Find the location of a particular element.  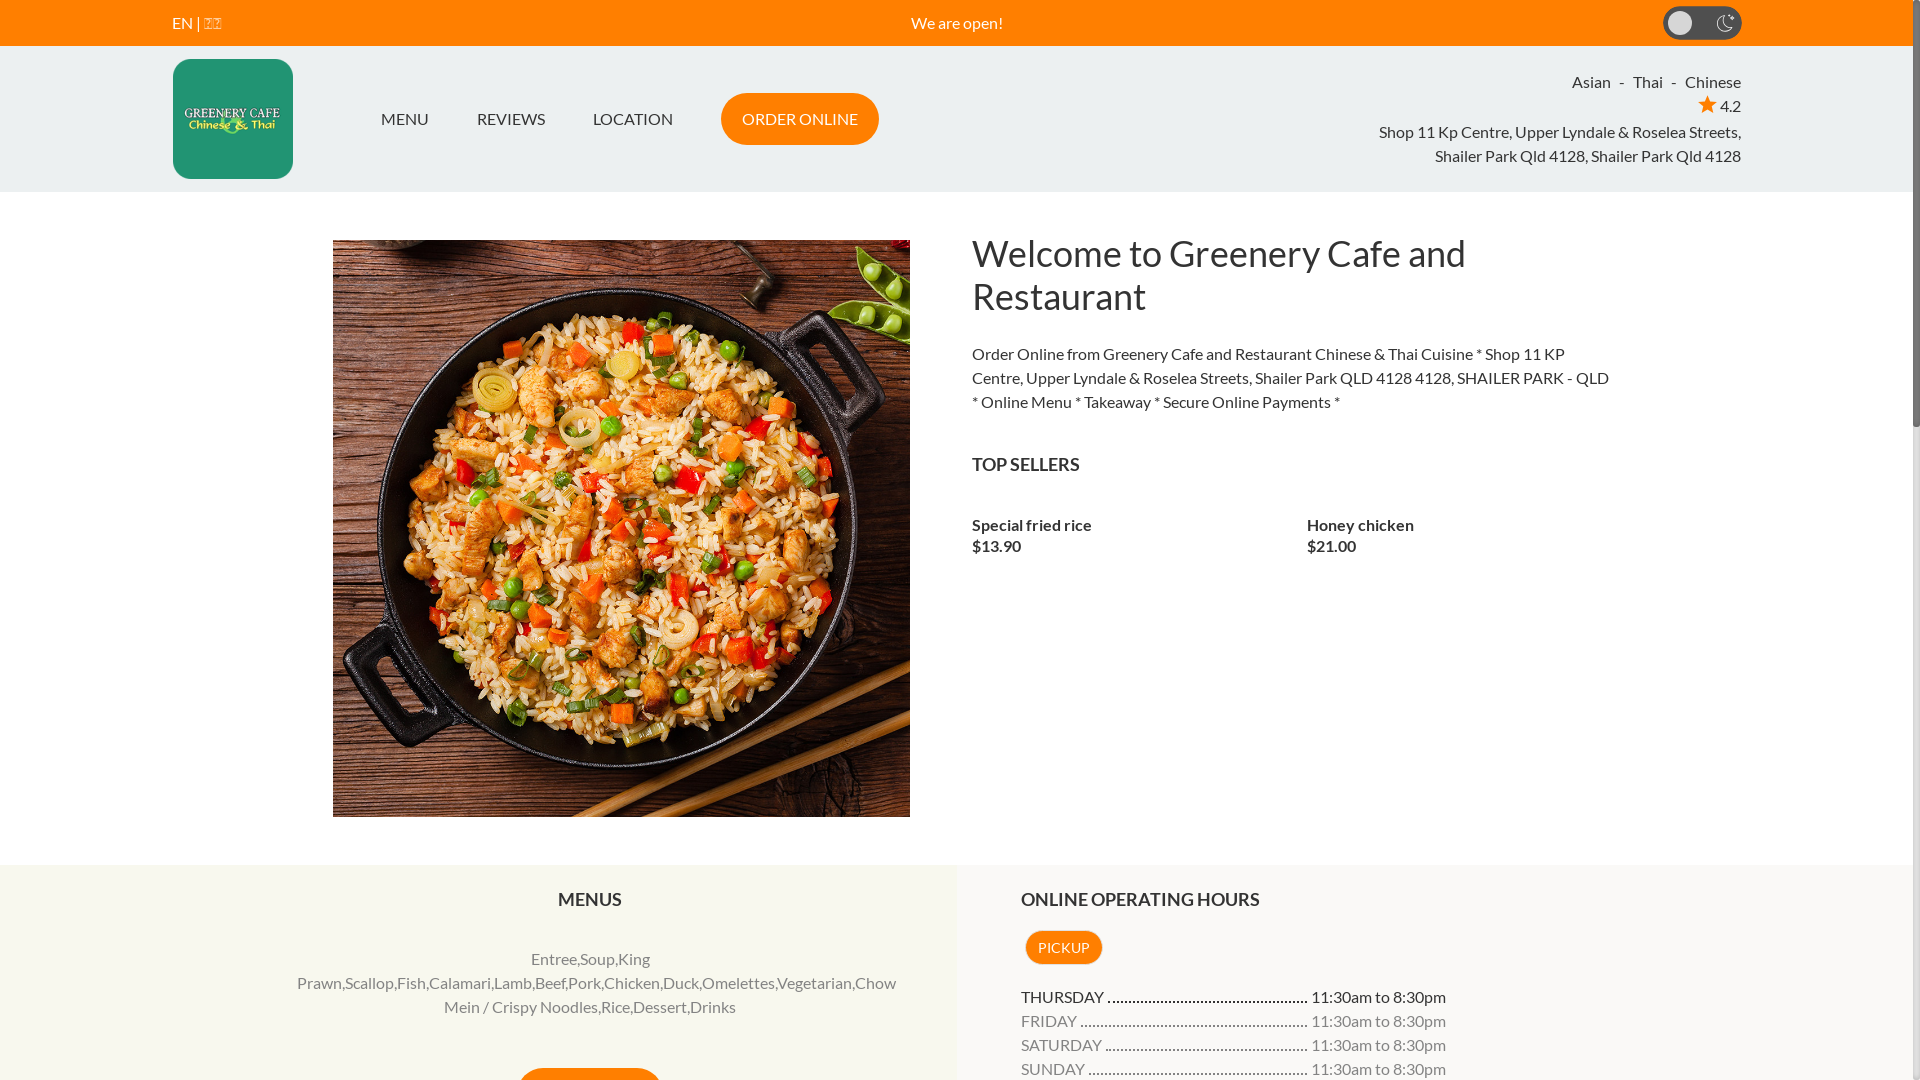

'Pork' is located at coordinates (583, 981).